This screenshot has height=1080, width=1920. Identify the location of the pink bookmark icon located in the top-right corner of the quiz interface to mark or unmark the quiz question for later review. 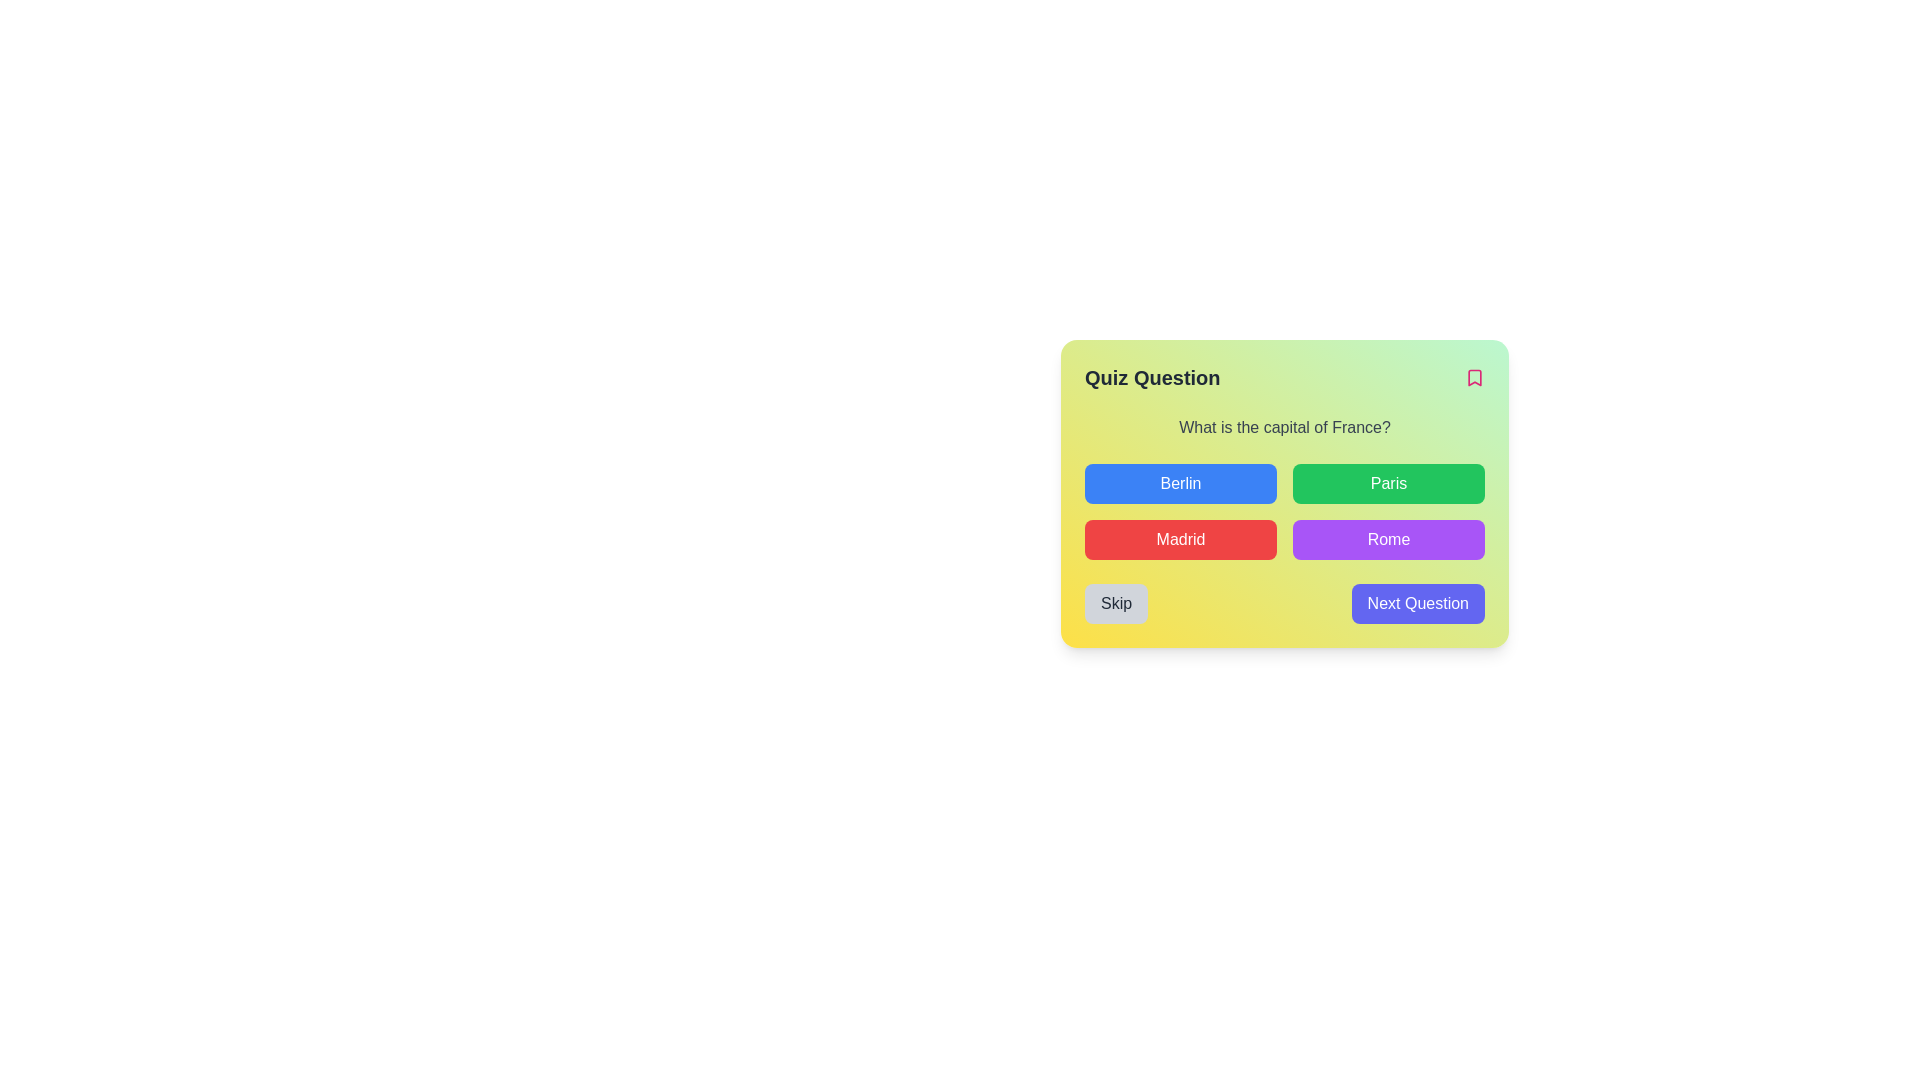
(1474, 378).